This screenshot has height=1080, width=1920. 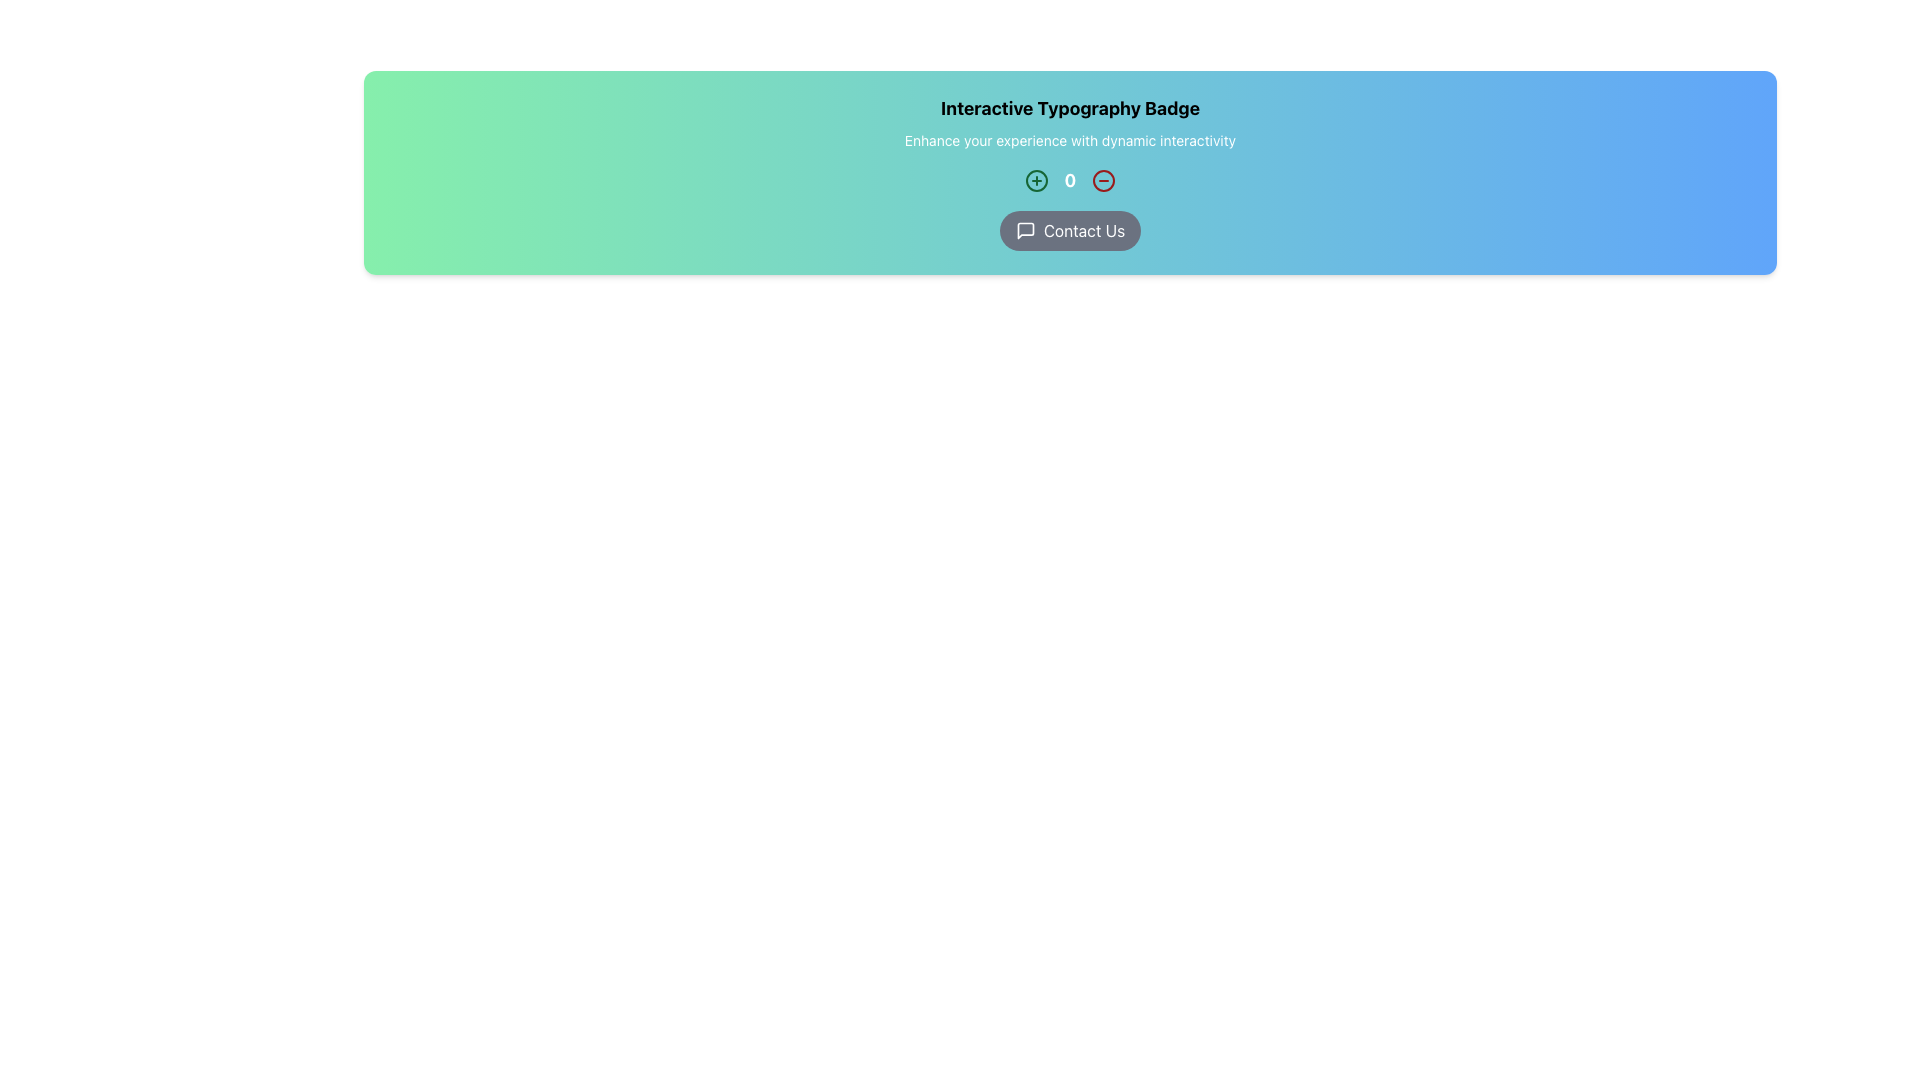 I want to click on the increment button, which is the first of three interactive icons aligned below the subtitle text, to observe hover effects, so click(x=1036, y=181).